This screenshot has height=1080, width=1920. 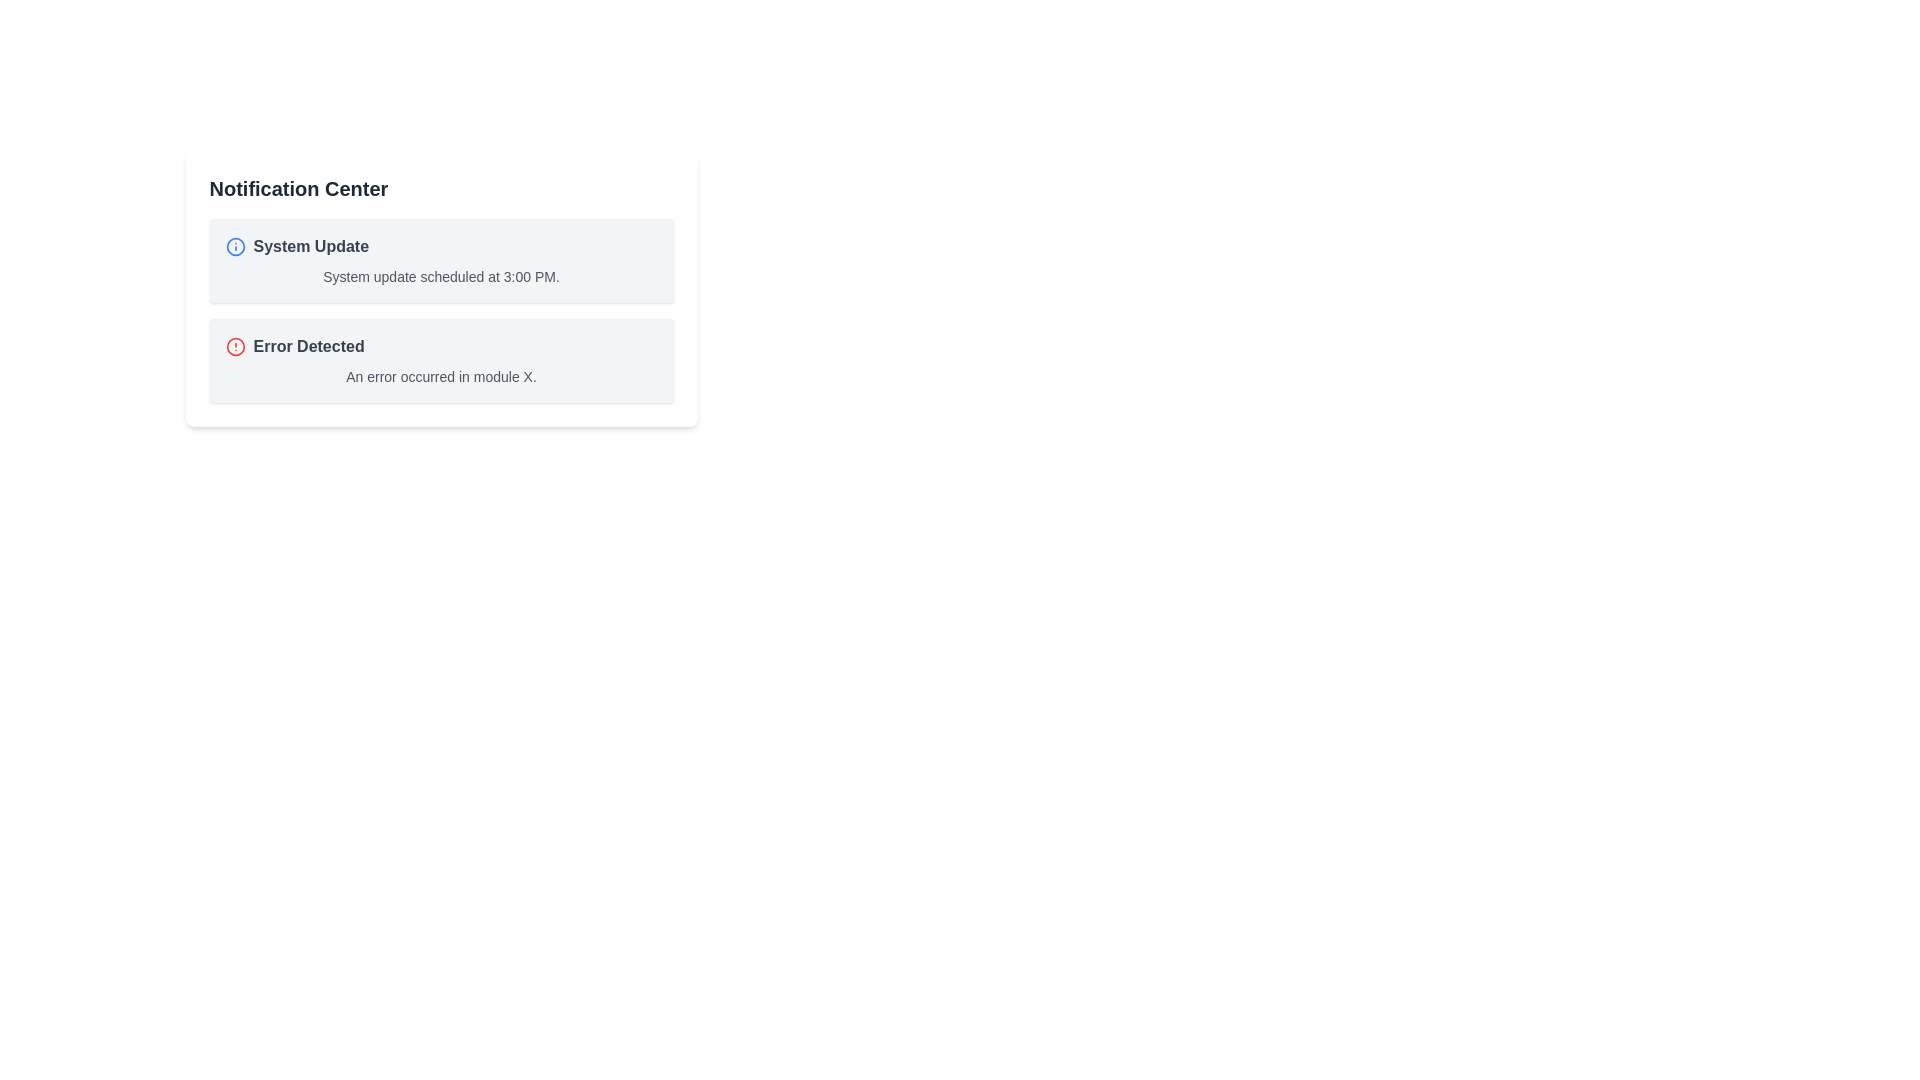 What do you see at coordinates (235, 245) in the screenshot?
I see `the circular graphic element with a blue border that is part of the 'System Update' notification icon in the Notification Center` at bounding box center [235, 245].